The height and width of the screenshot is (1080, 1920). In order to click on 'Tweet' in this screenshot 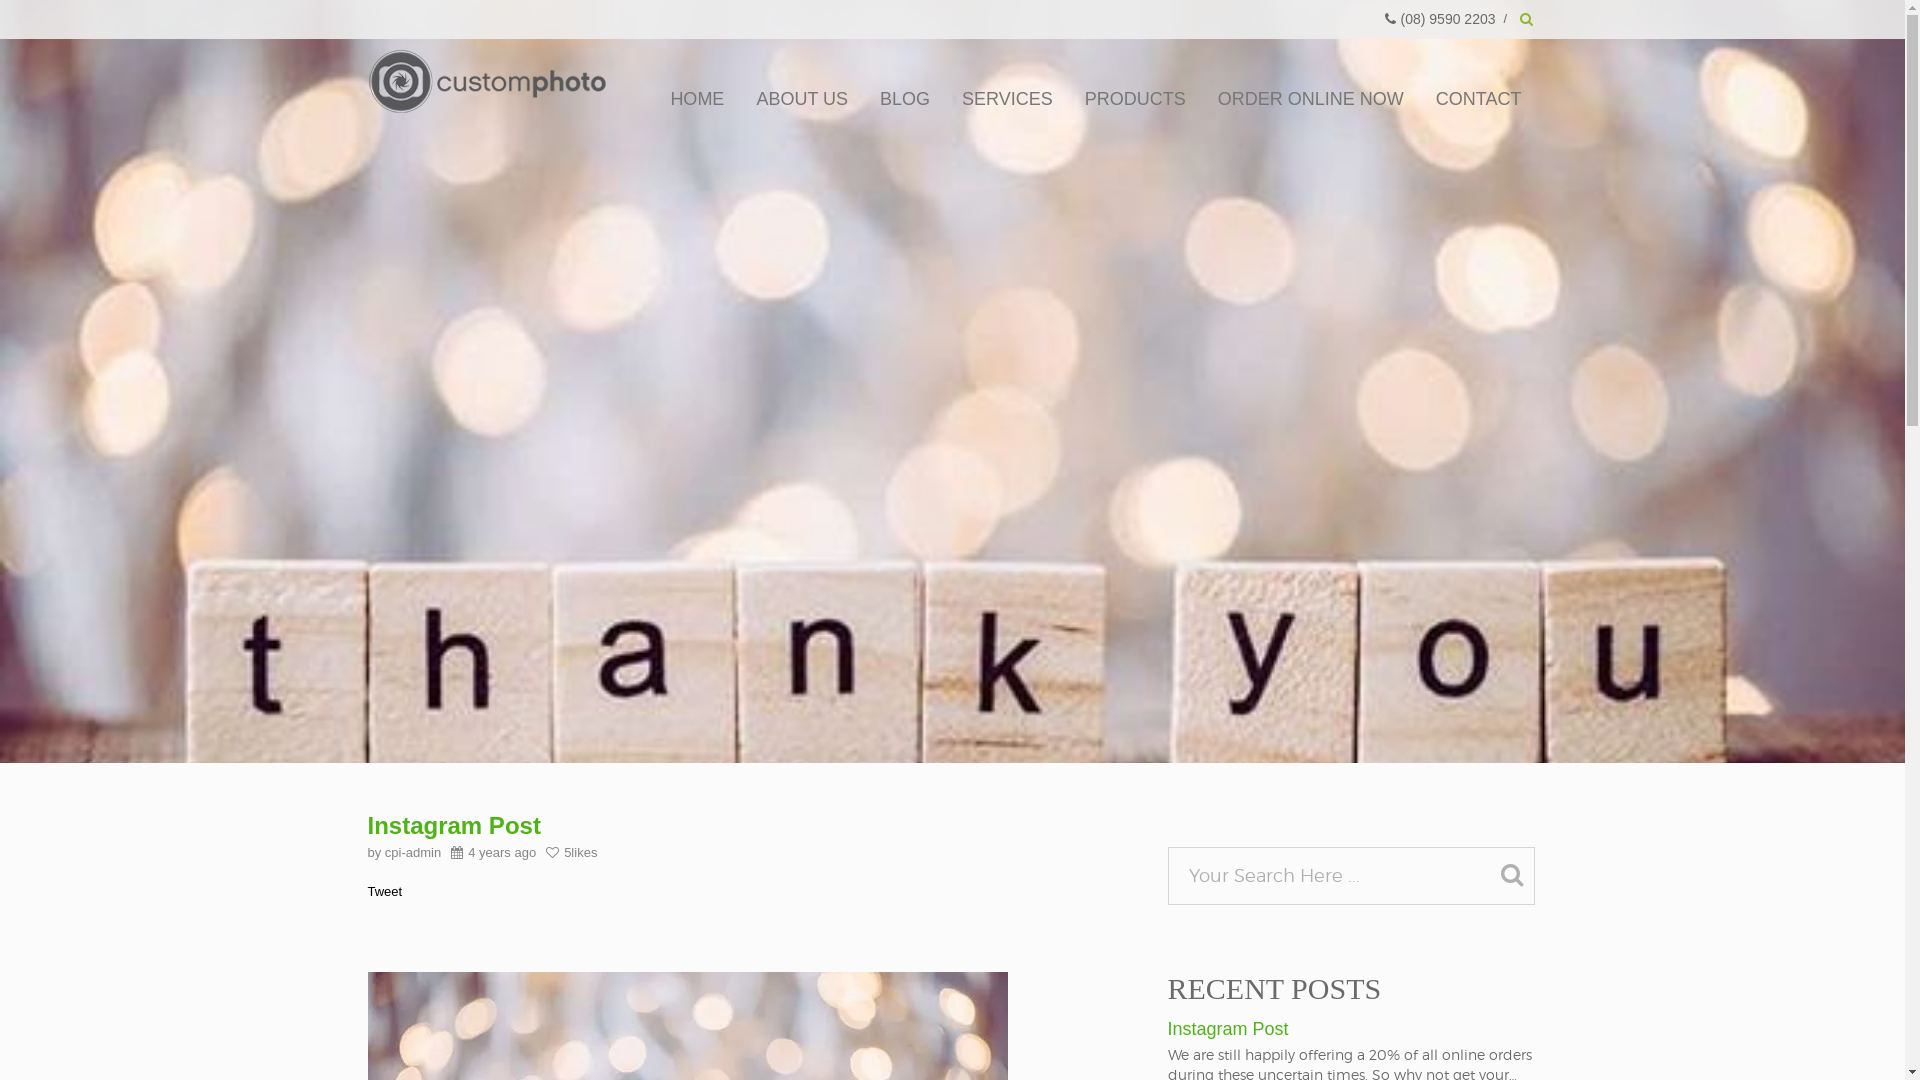, I will do `click(368, 891)`.